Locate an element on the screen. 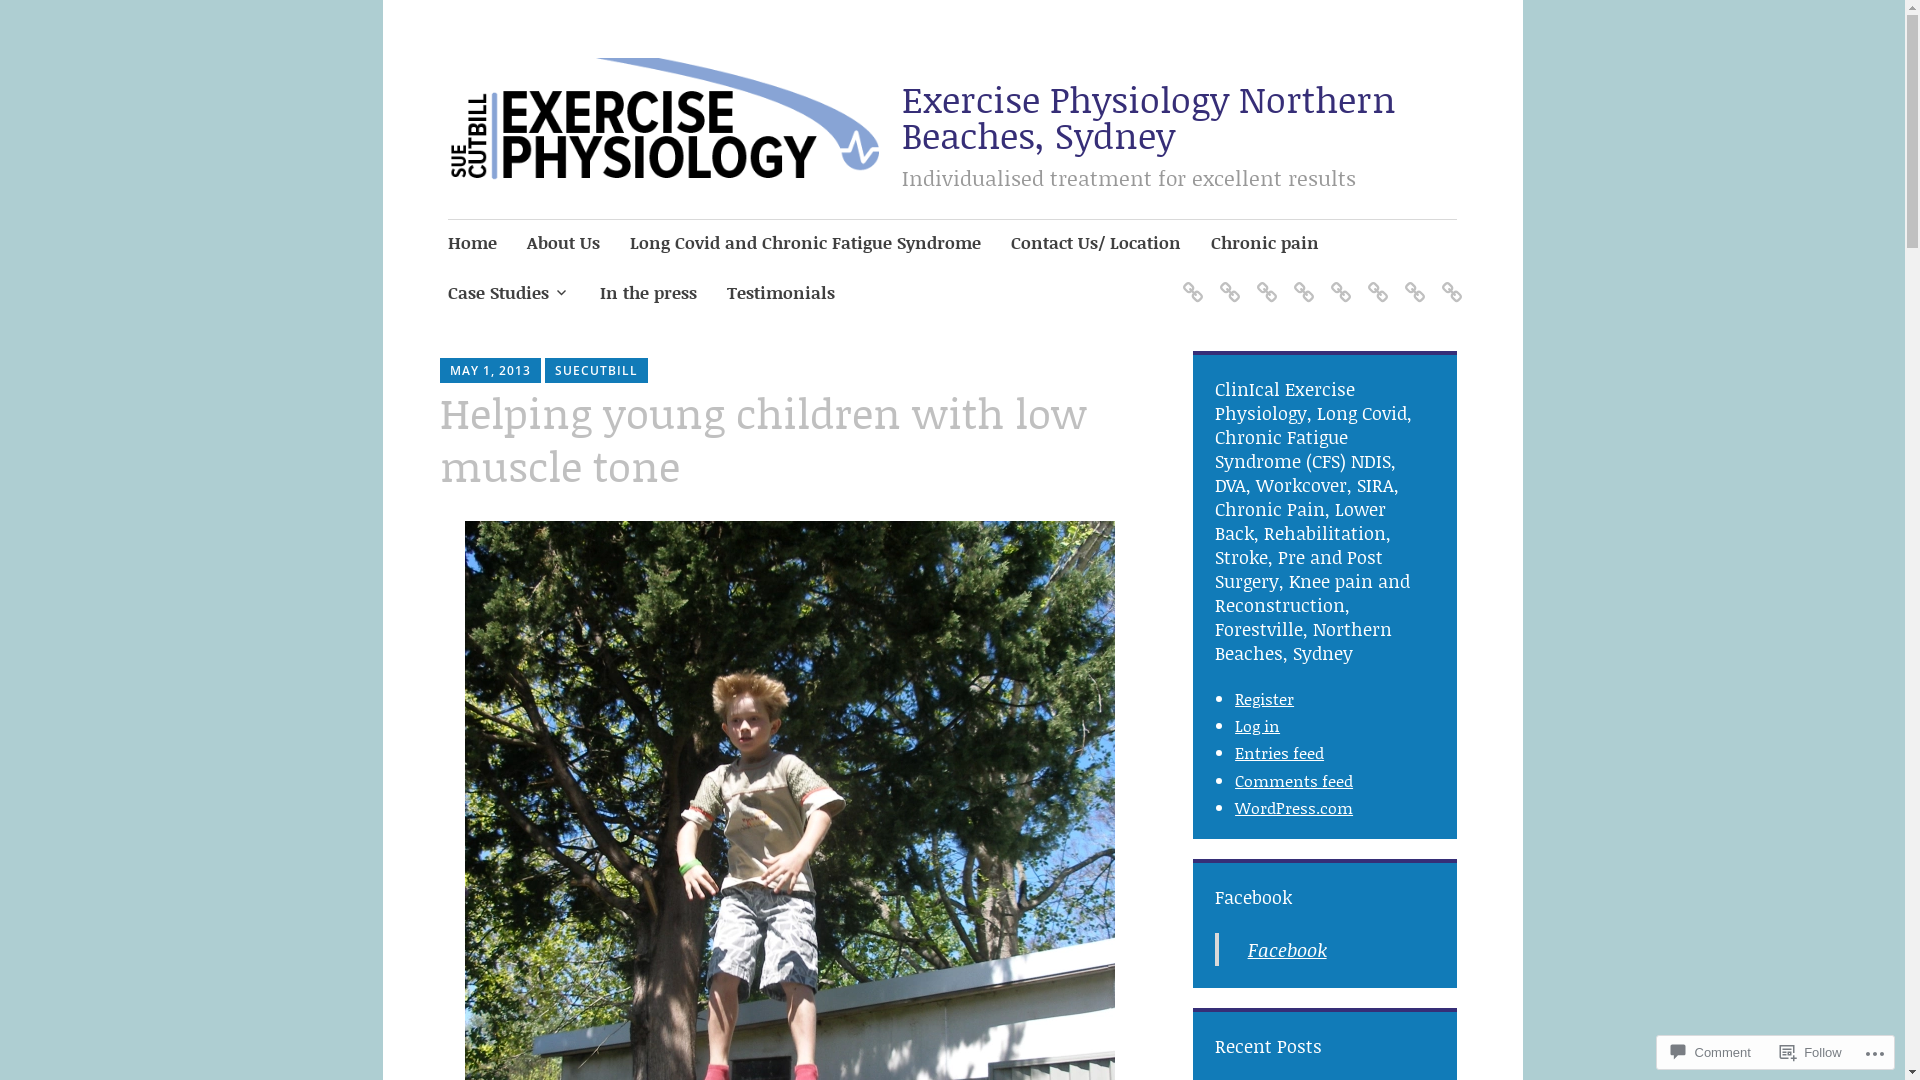 Image resolution: width=1920 pixels, height=1080 pixels. 'Chronic pain' is located at coordinates (1264, 242).